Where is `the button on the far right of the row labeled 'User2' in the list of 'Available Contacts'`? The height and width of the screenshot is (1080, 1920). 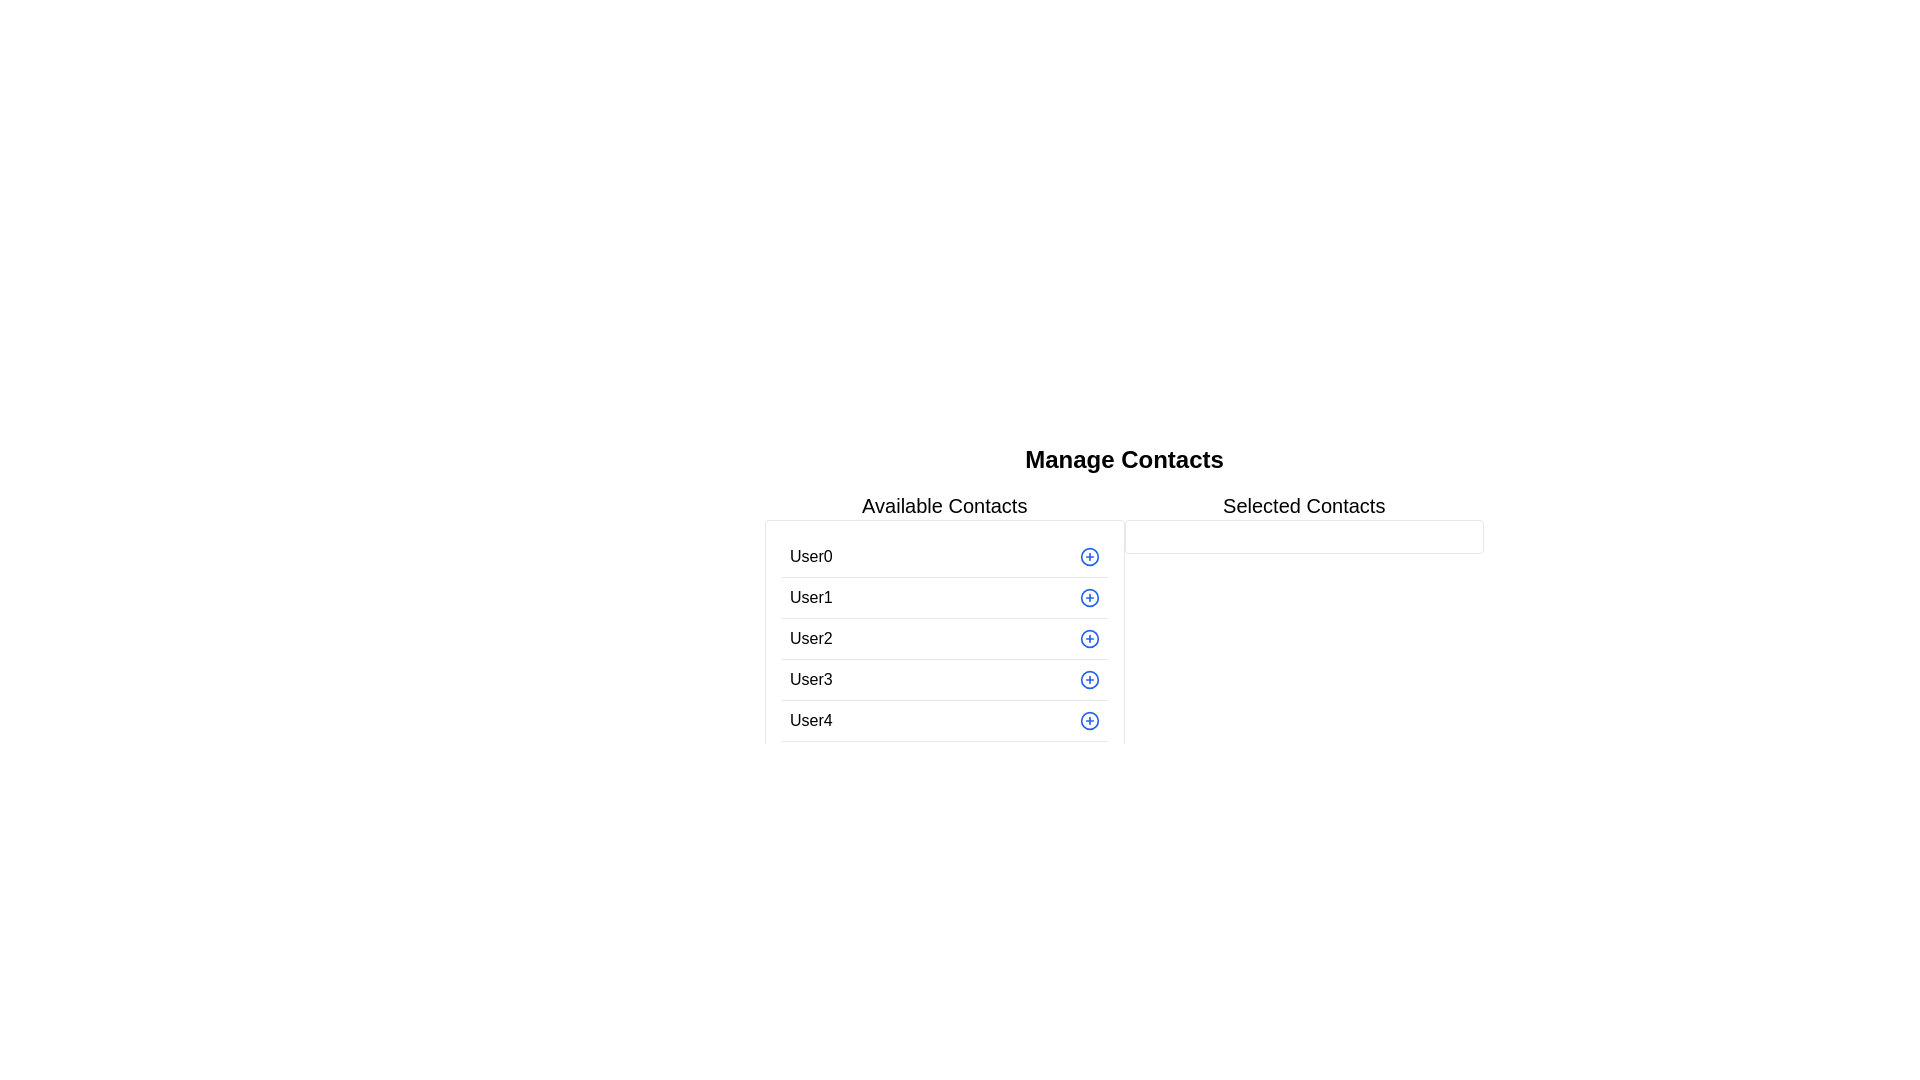
the button on the far right of the row labeled 'User2' in the list of 'Available Contacts' is located at coordinates (1088, 639).